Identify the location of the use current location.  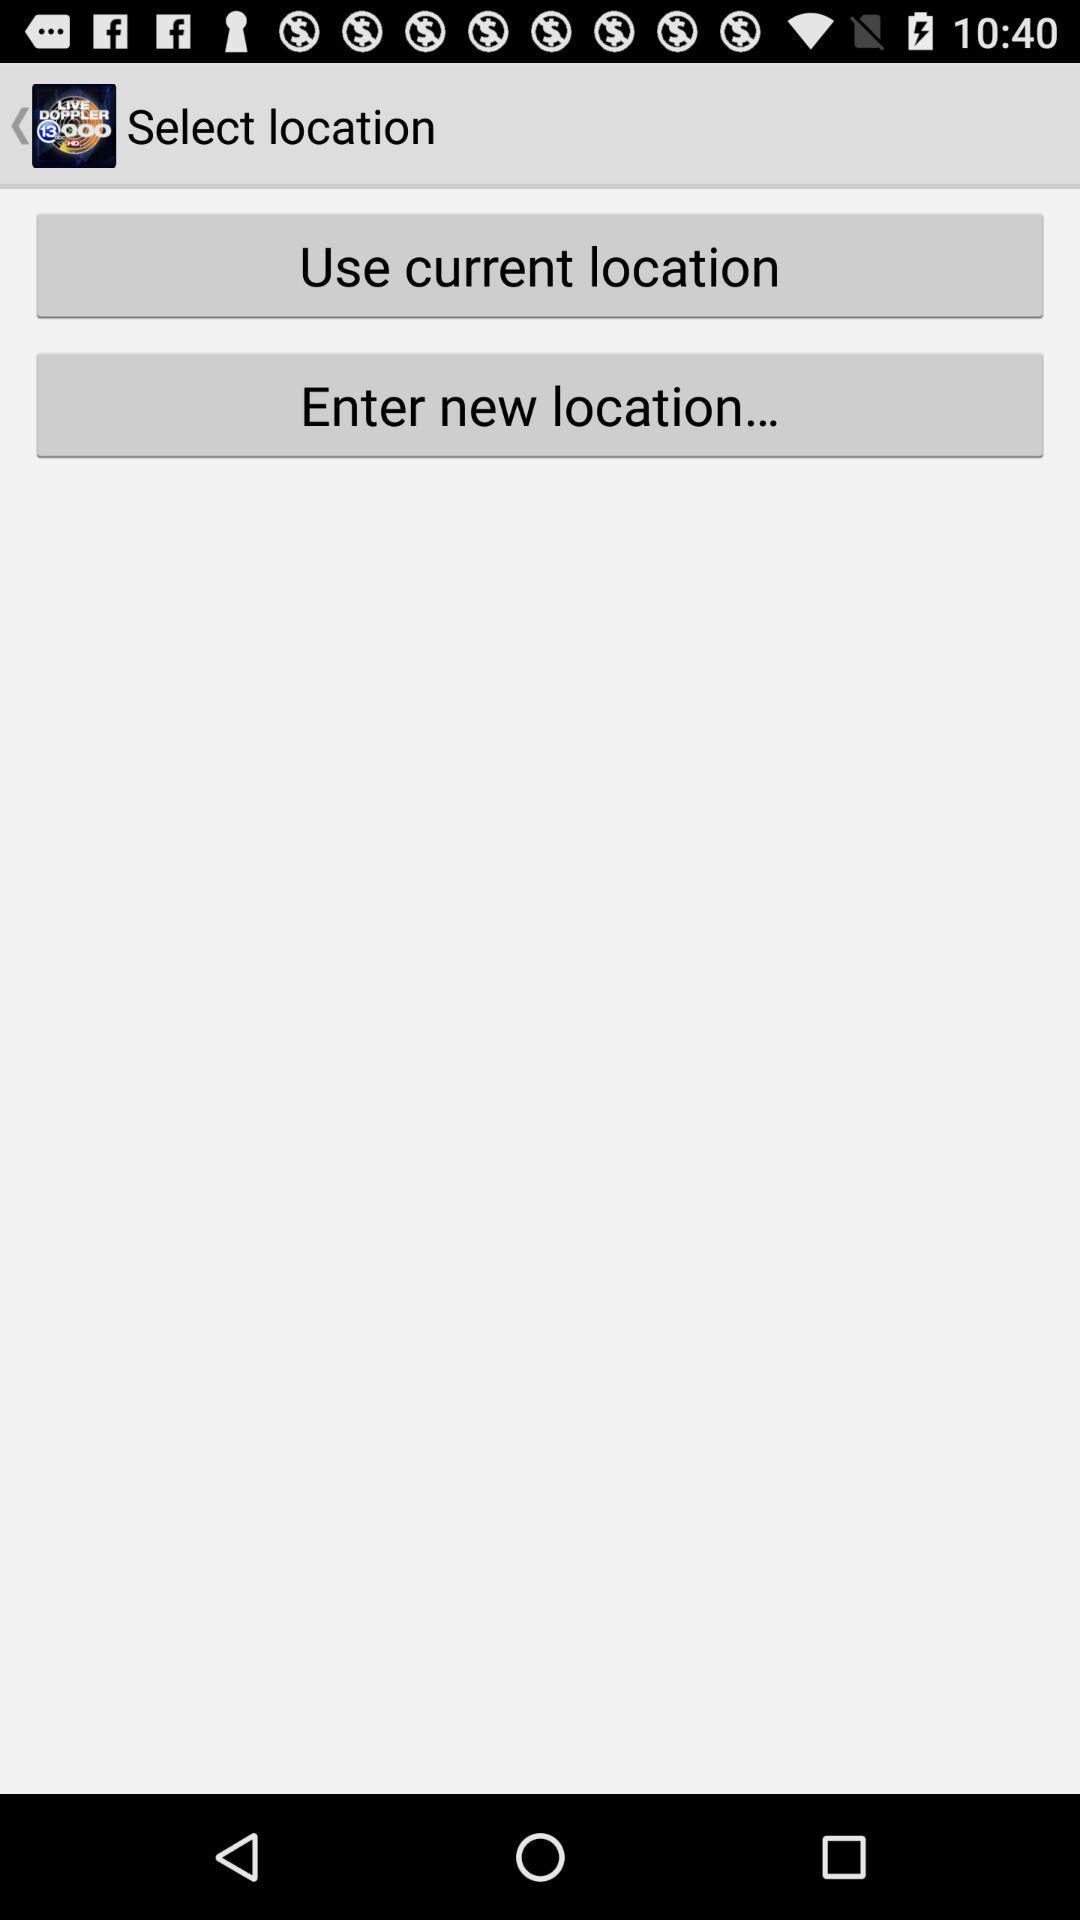
(540, 264).